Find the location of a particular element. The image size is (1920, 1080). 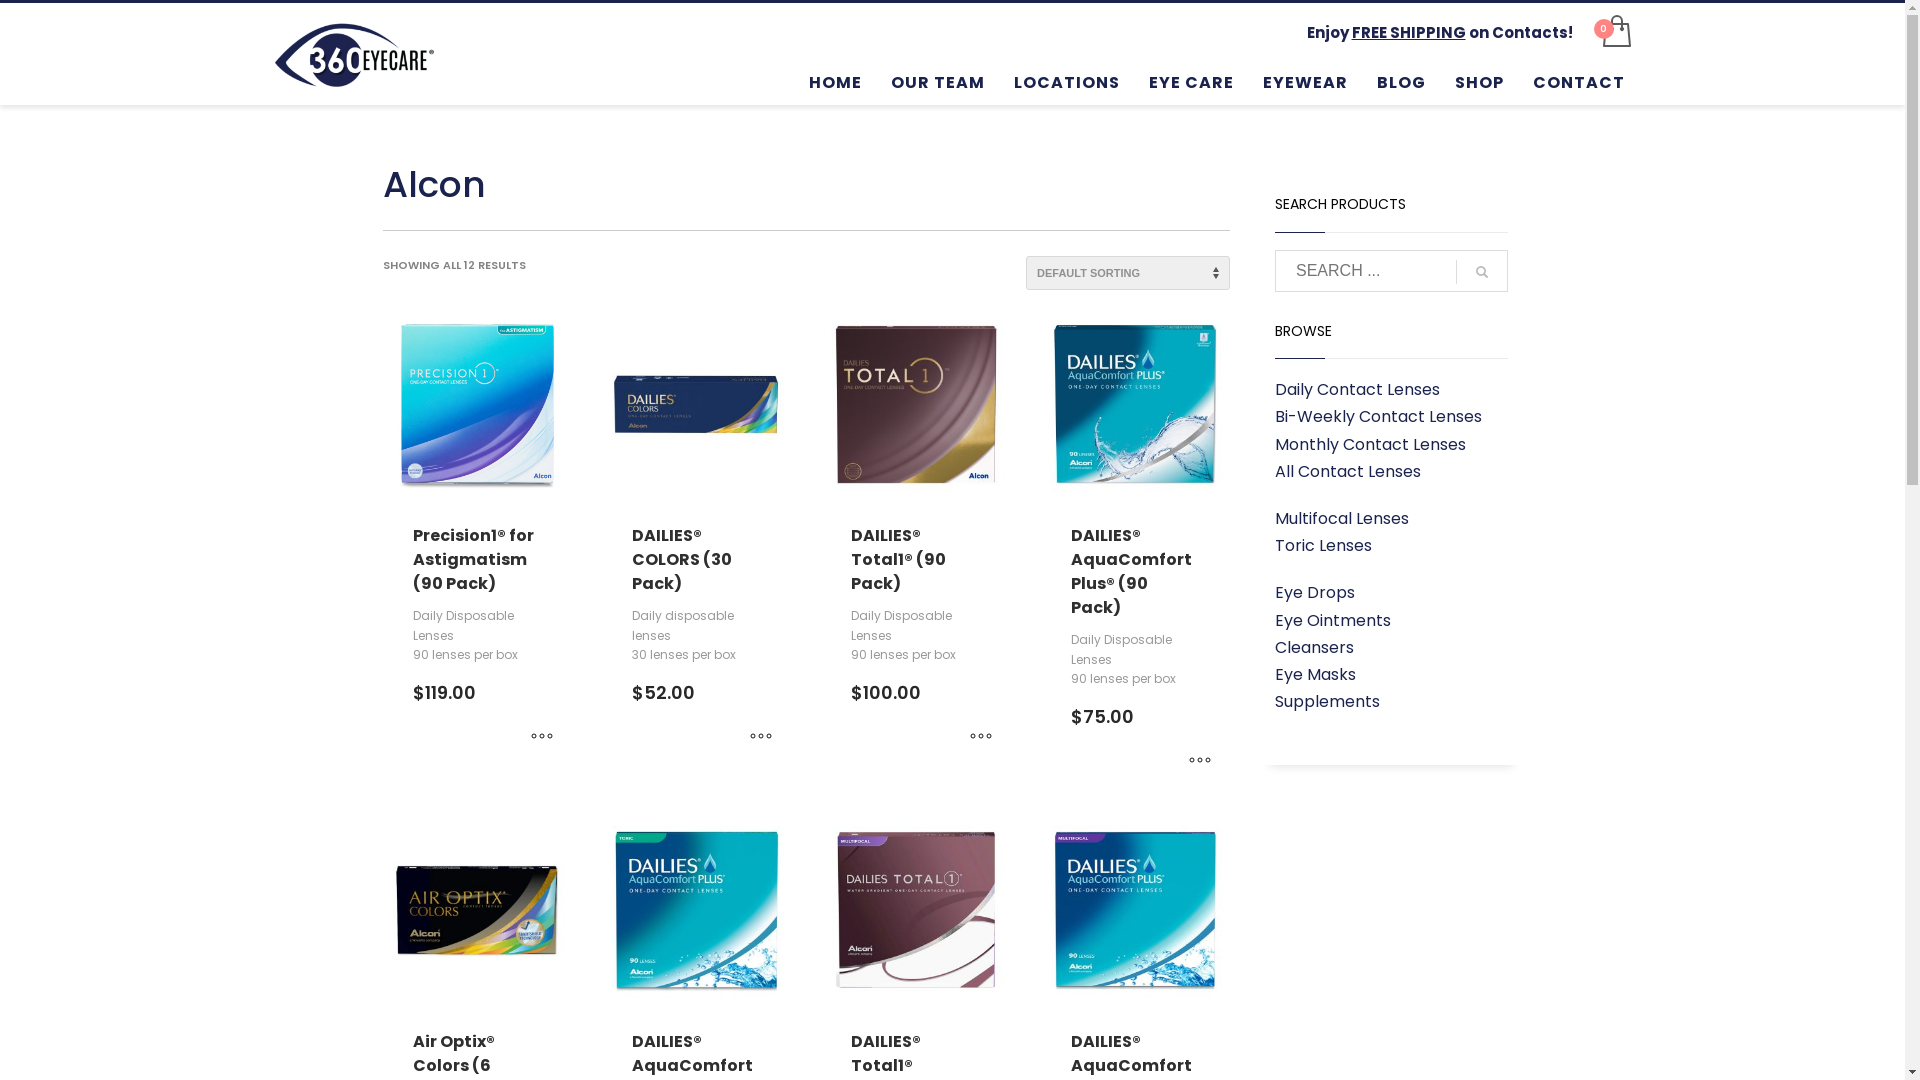

'EYEWEAR' is located at coordinates (1305, 80).